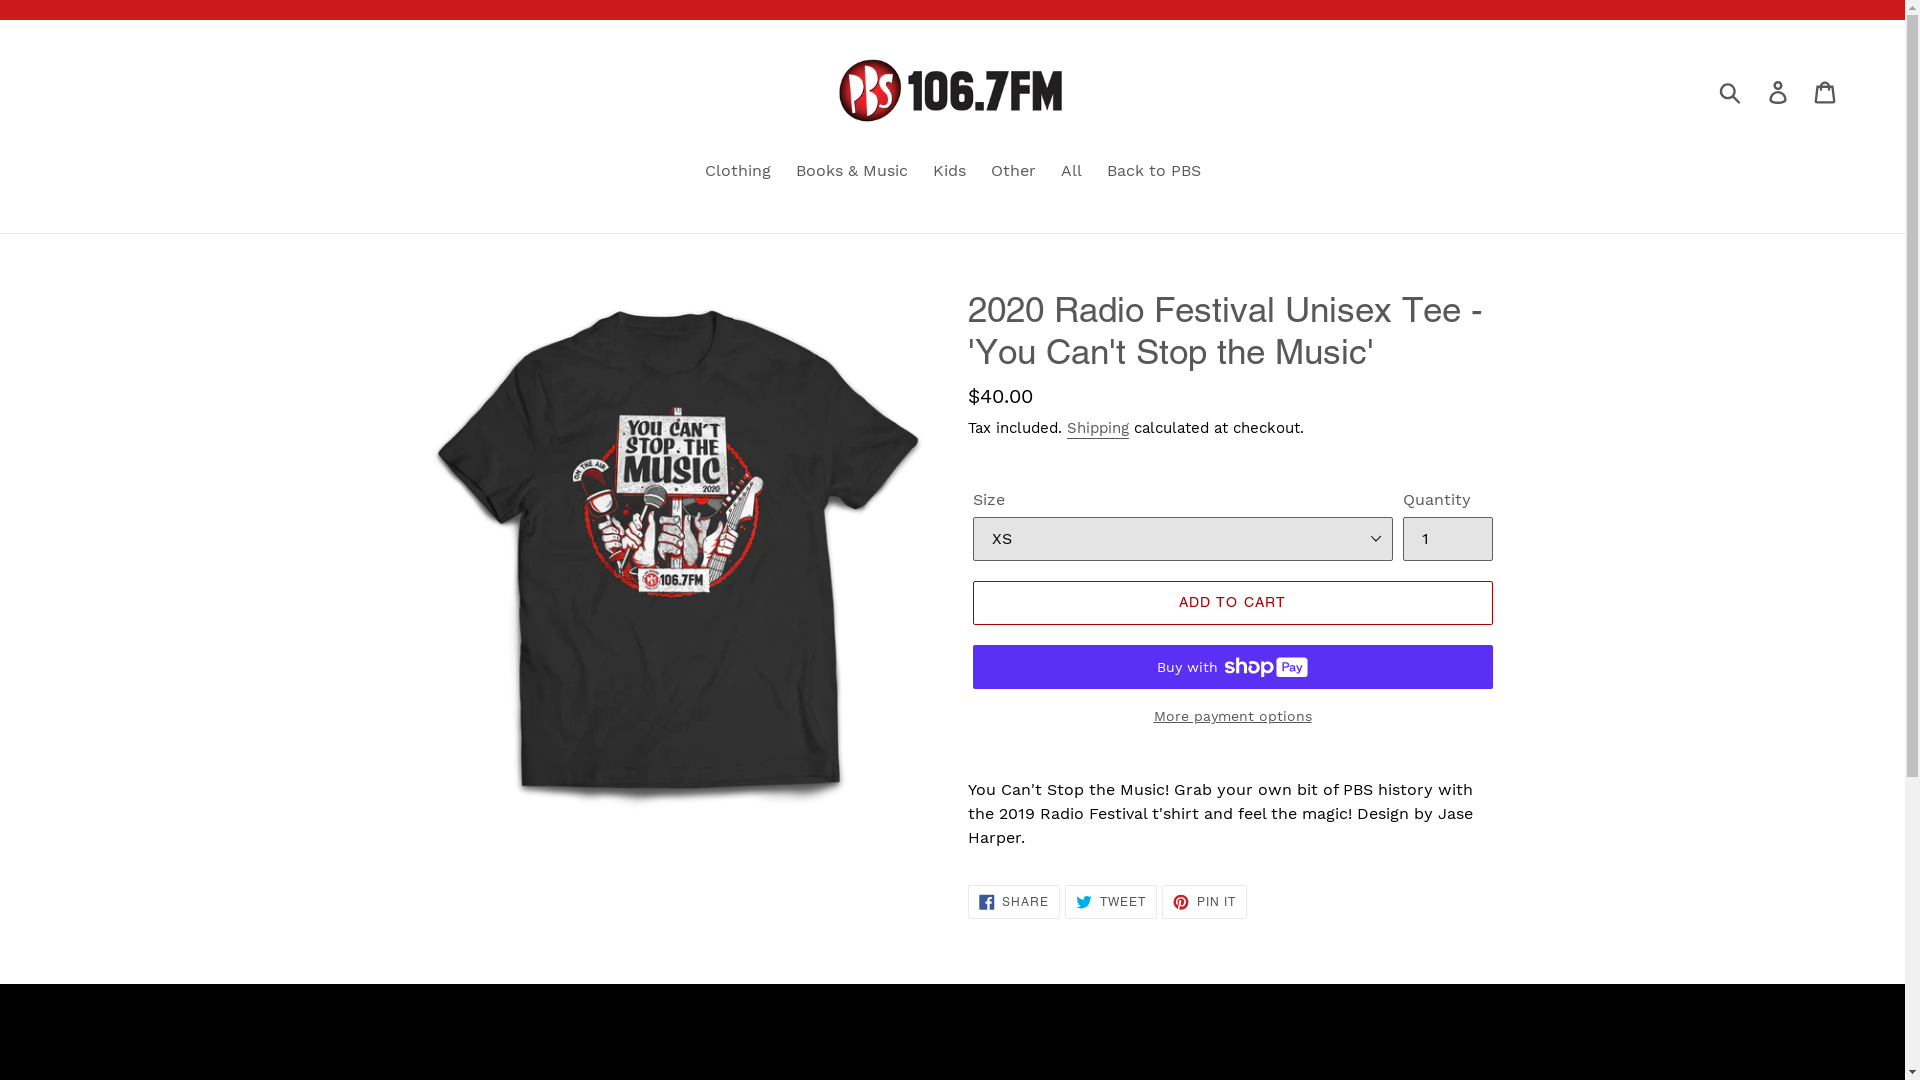 The image size is (1920, 1080). Describe the element at coordinates (1161, 902) in the screenshot. I see `'PIN IT` at that location.